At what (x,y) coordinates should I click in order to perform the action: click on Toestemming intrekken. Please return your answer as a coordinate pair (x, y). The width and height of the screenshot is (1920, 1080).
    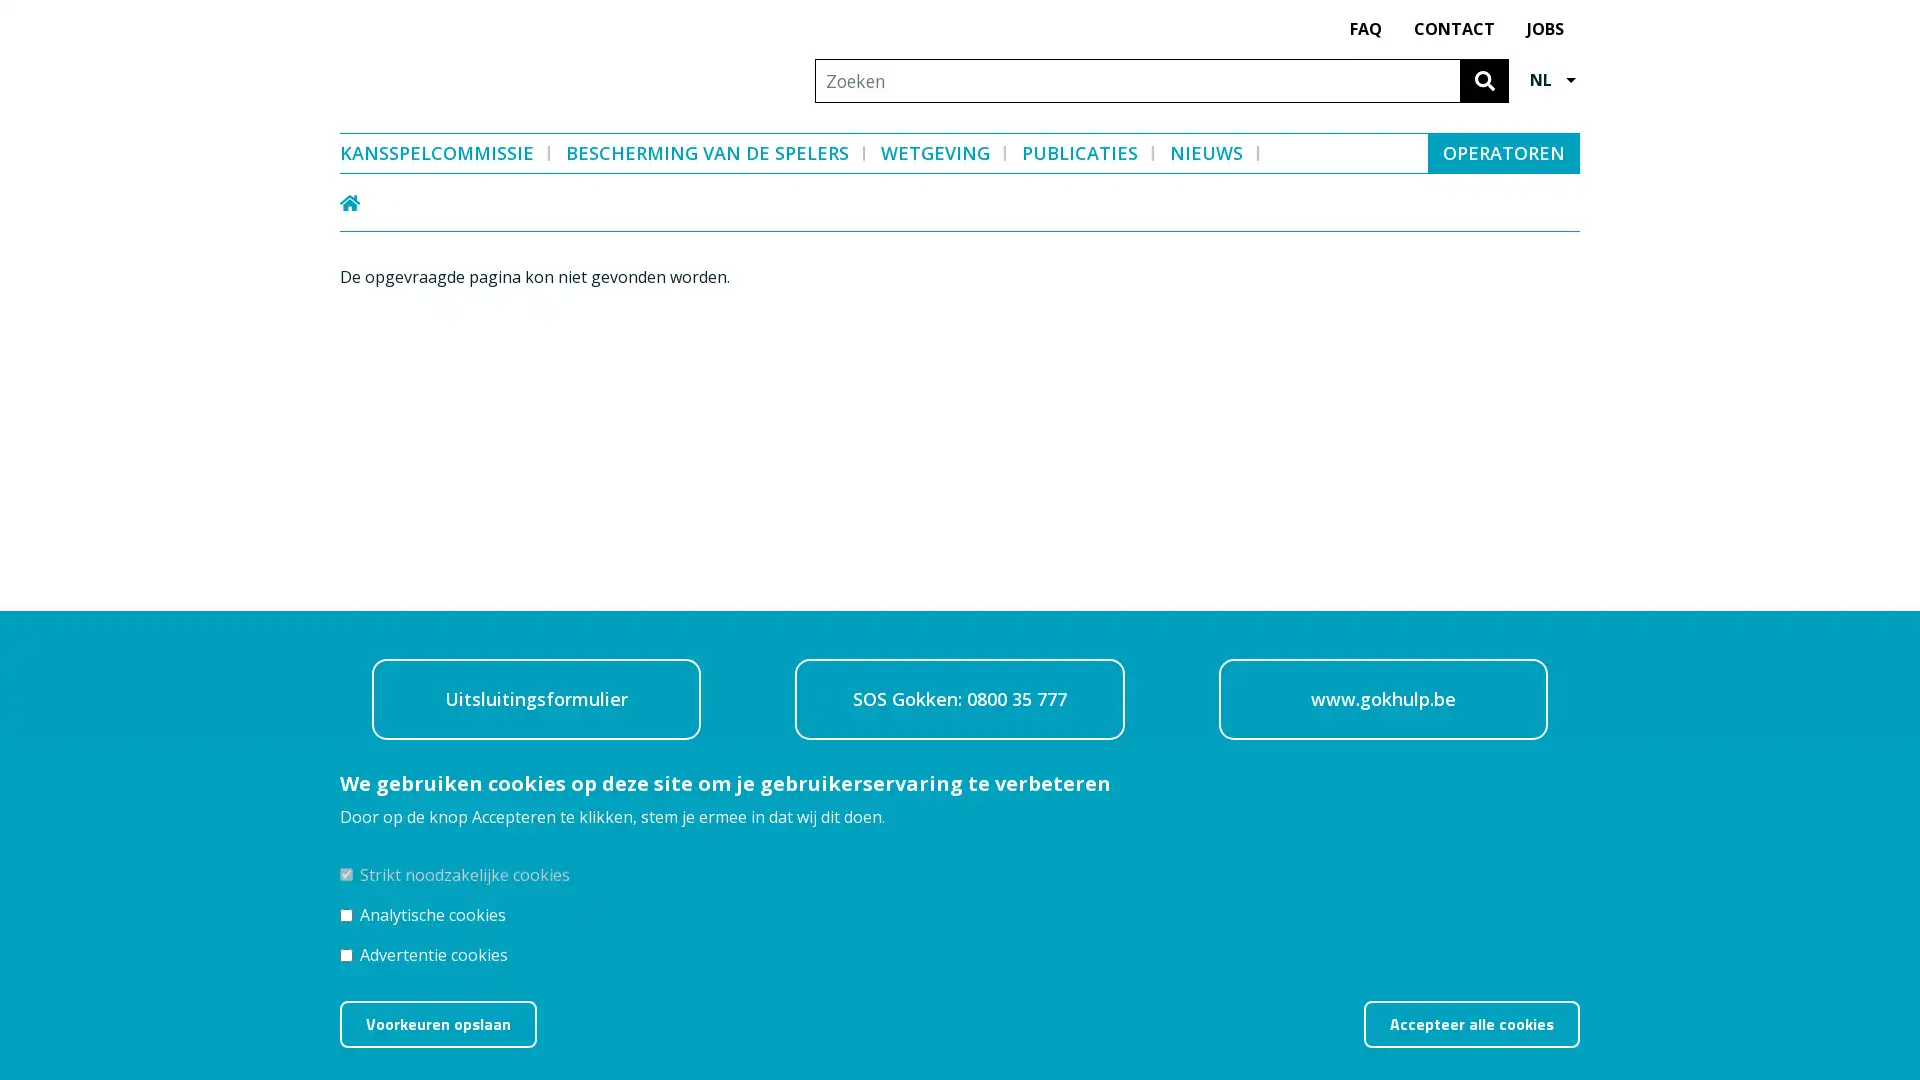
    Looking at the image, I should click on (1606, 1010).